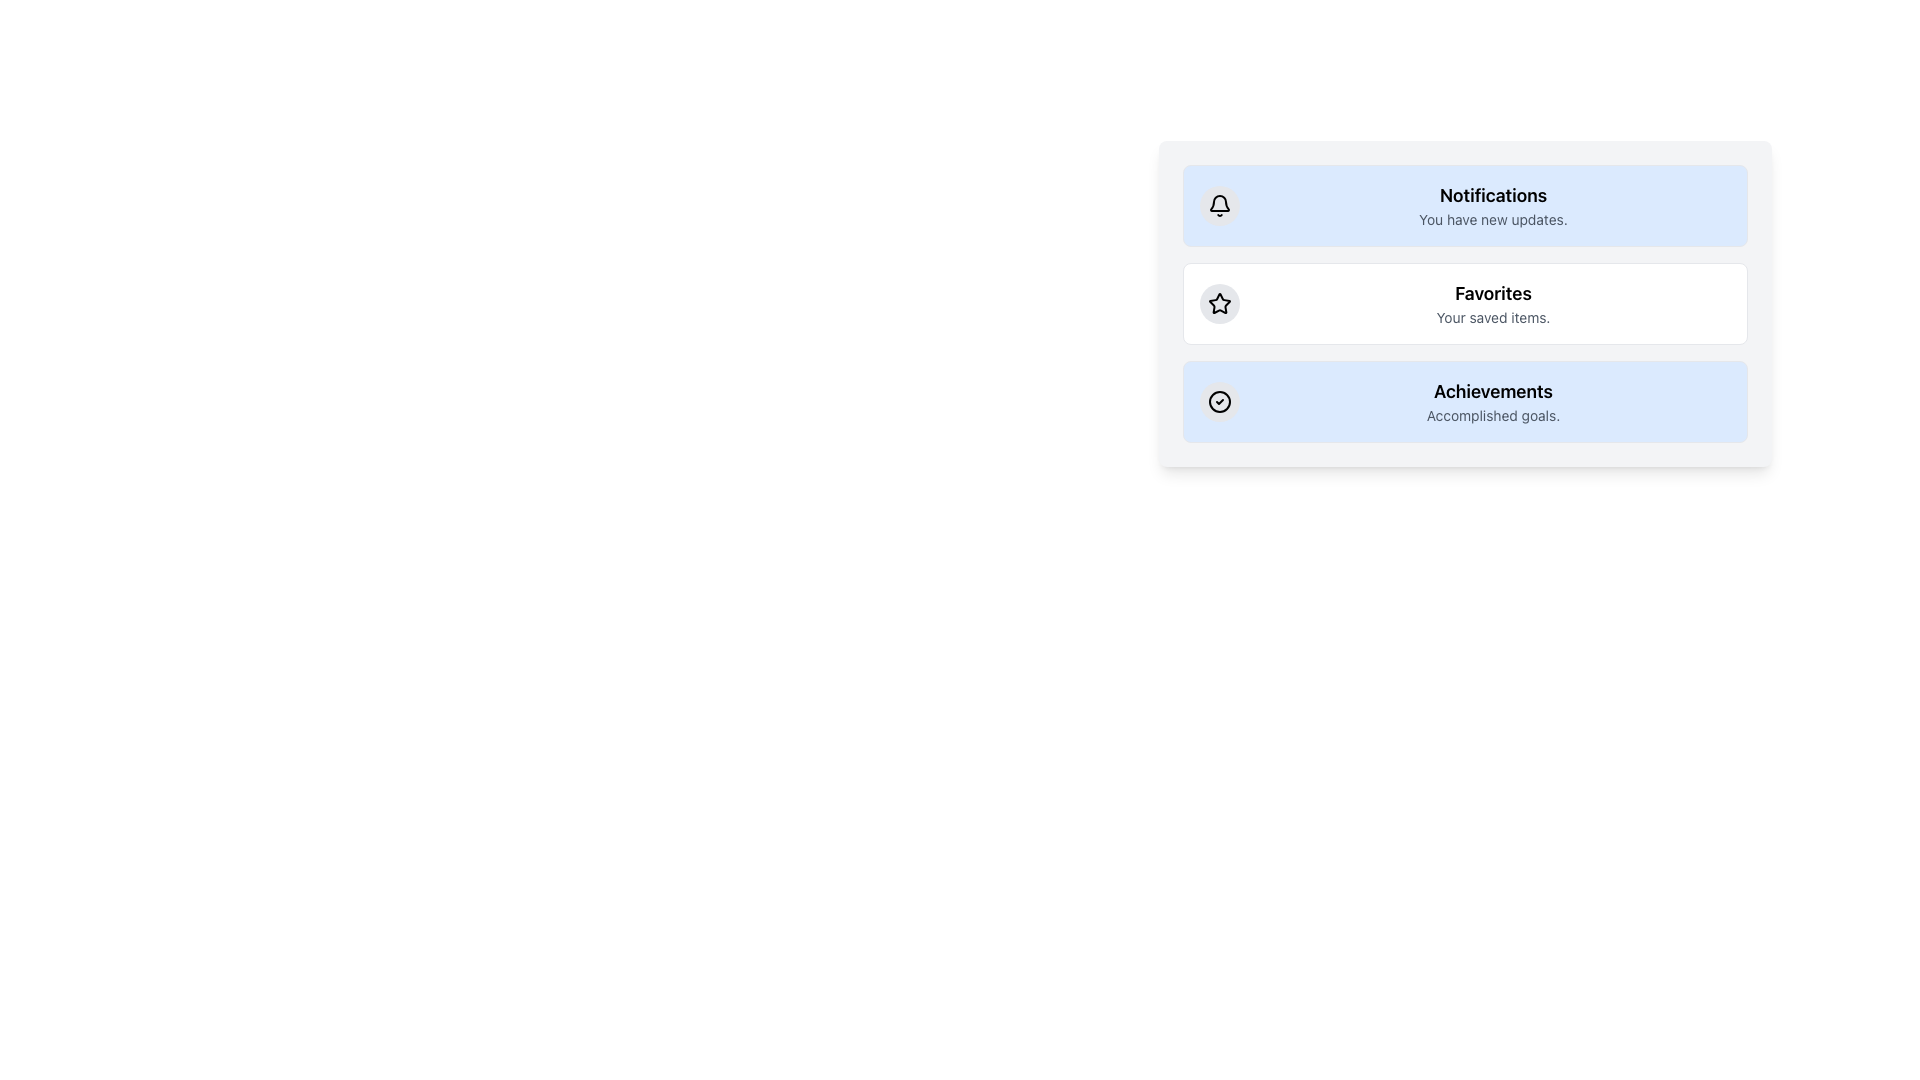  I want to click on the descriptive text label located beneath the 'Favorites' heading within the structured card section, so click(1493, 316).